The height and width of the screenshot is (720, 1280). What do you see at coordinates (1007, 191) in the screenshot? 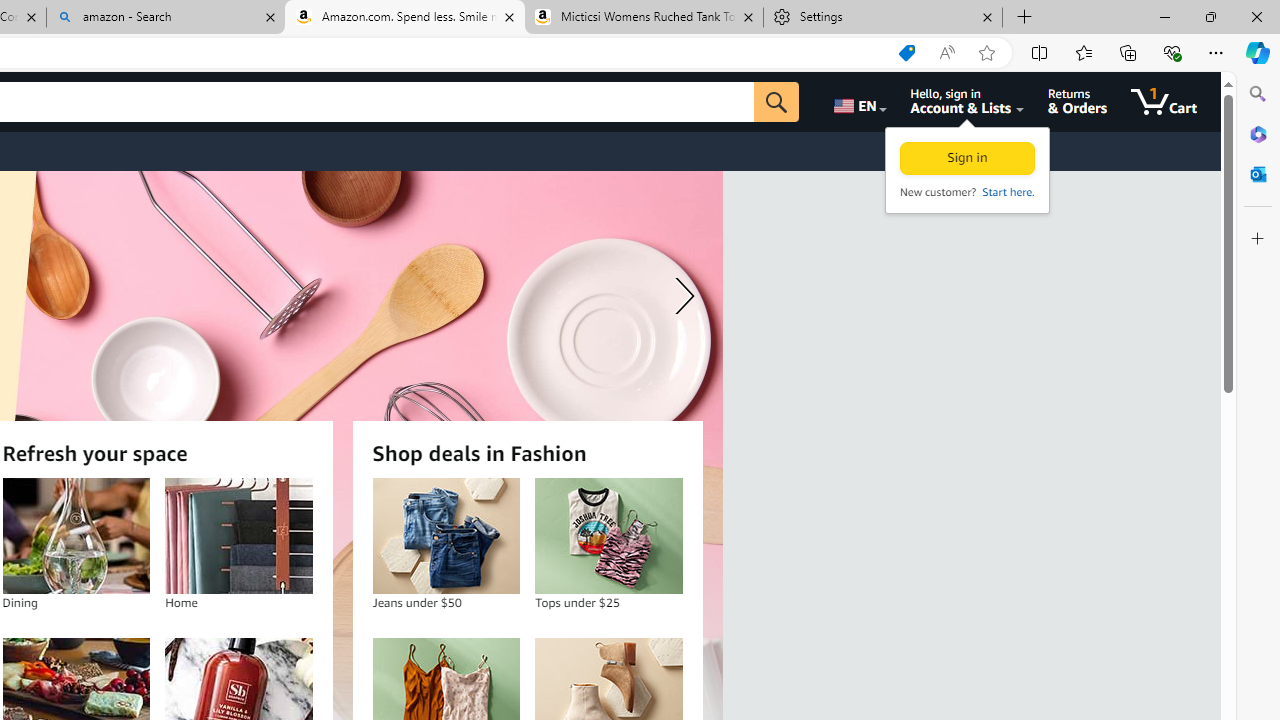
I see `'Start here.'` at bounding box center [1007, 191].